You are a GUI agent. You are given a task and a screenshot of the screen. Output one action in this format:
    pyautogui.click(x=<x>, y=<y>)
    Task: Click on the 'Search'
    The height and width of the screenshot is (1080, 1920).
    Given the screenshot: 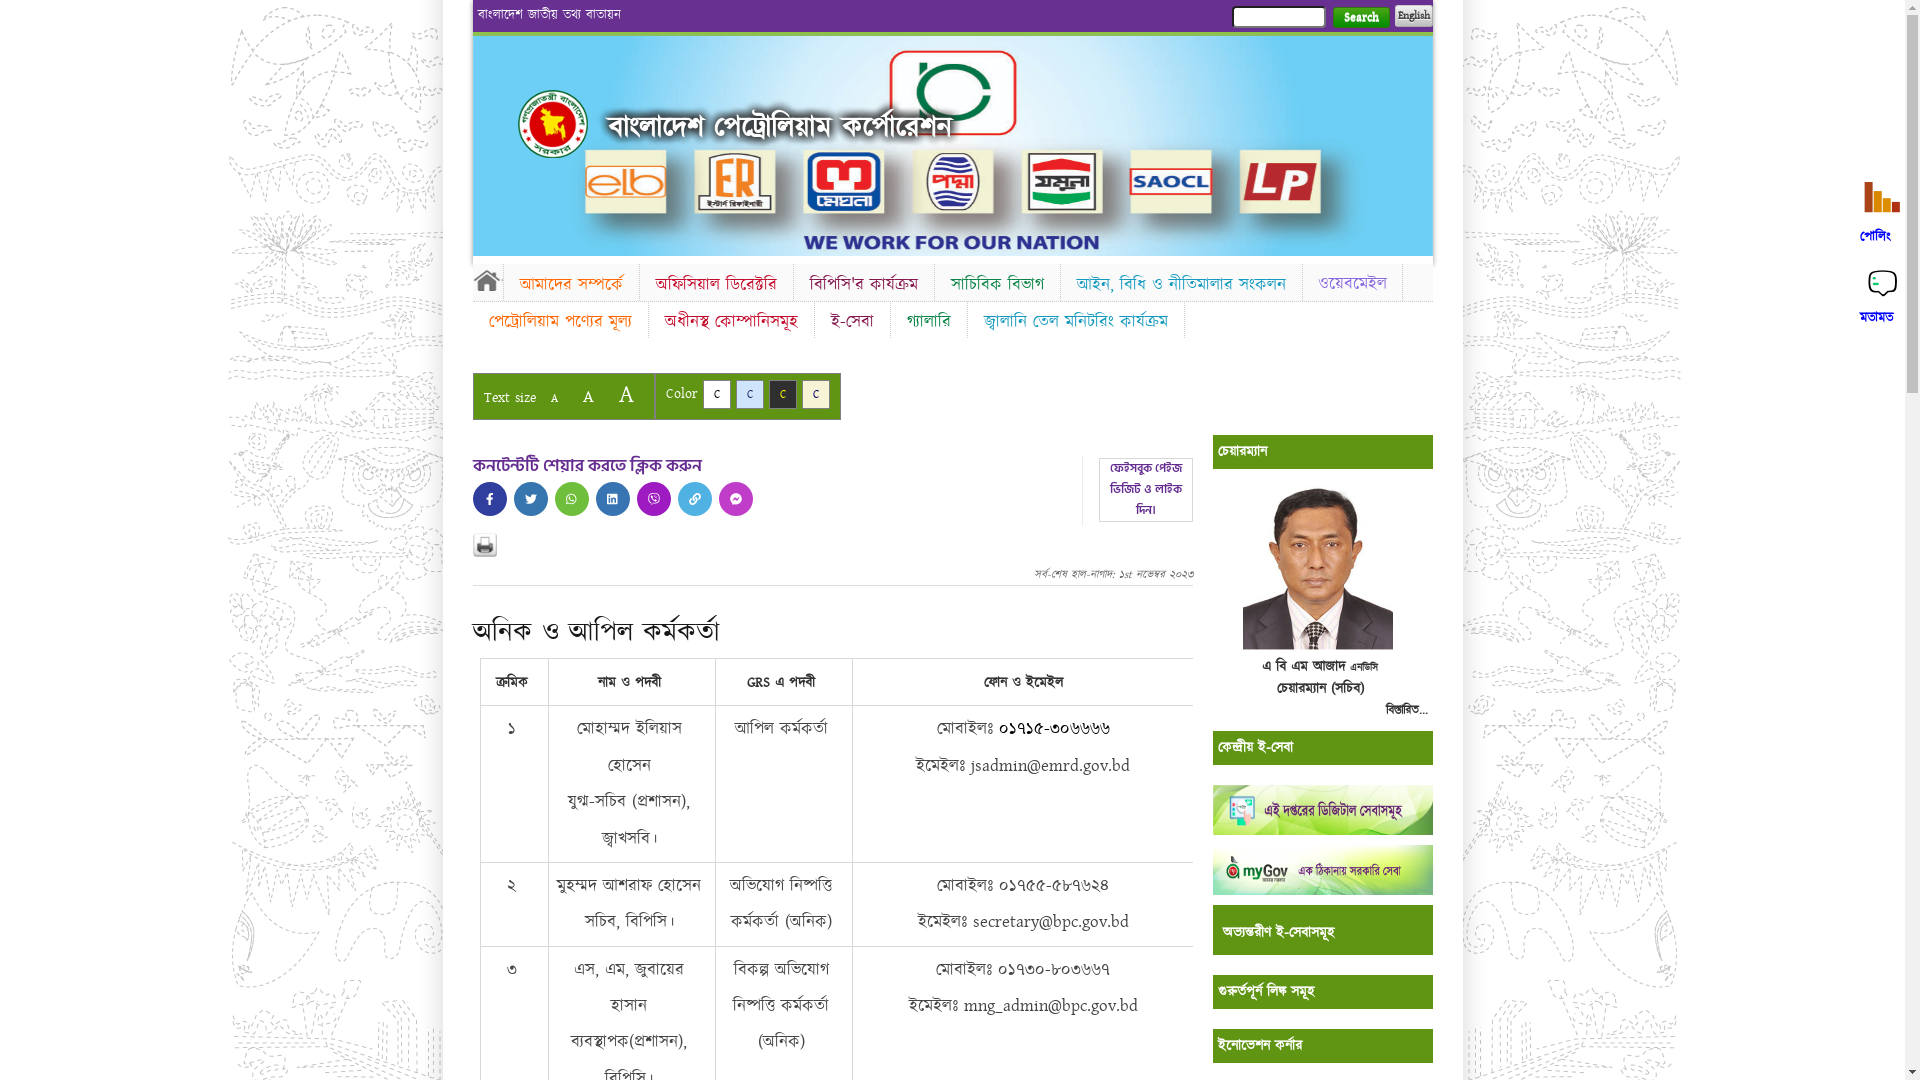 What is the action you would take?
    pyautogui.click(x=1331, y=17)
    